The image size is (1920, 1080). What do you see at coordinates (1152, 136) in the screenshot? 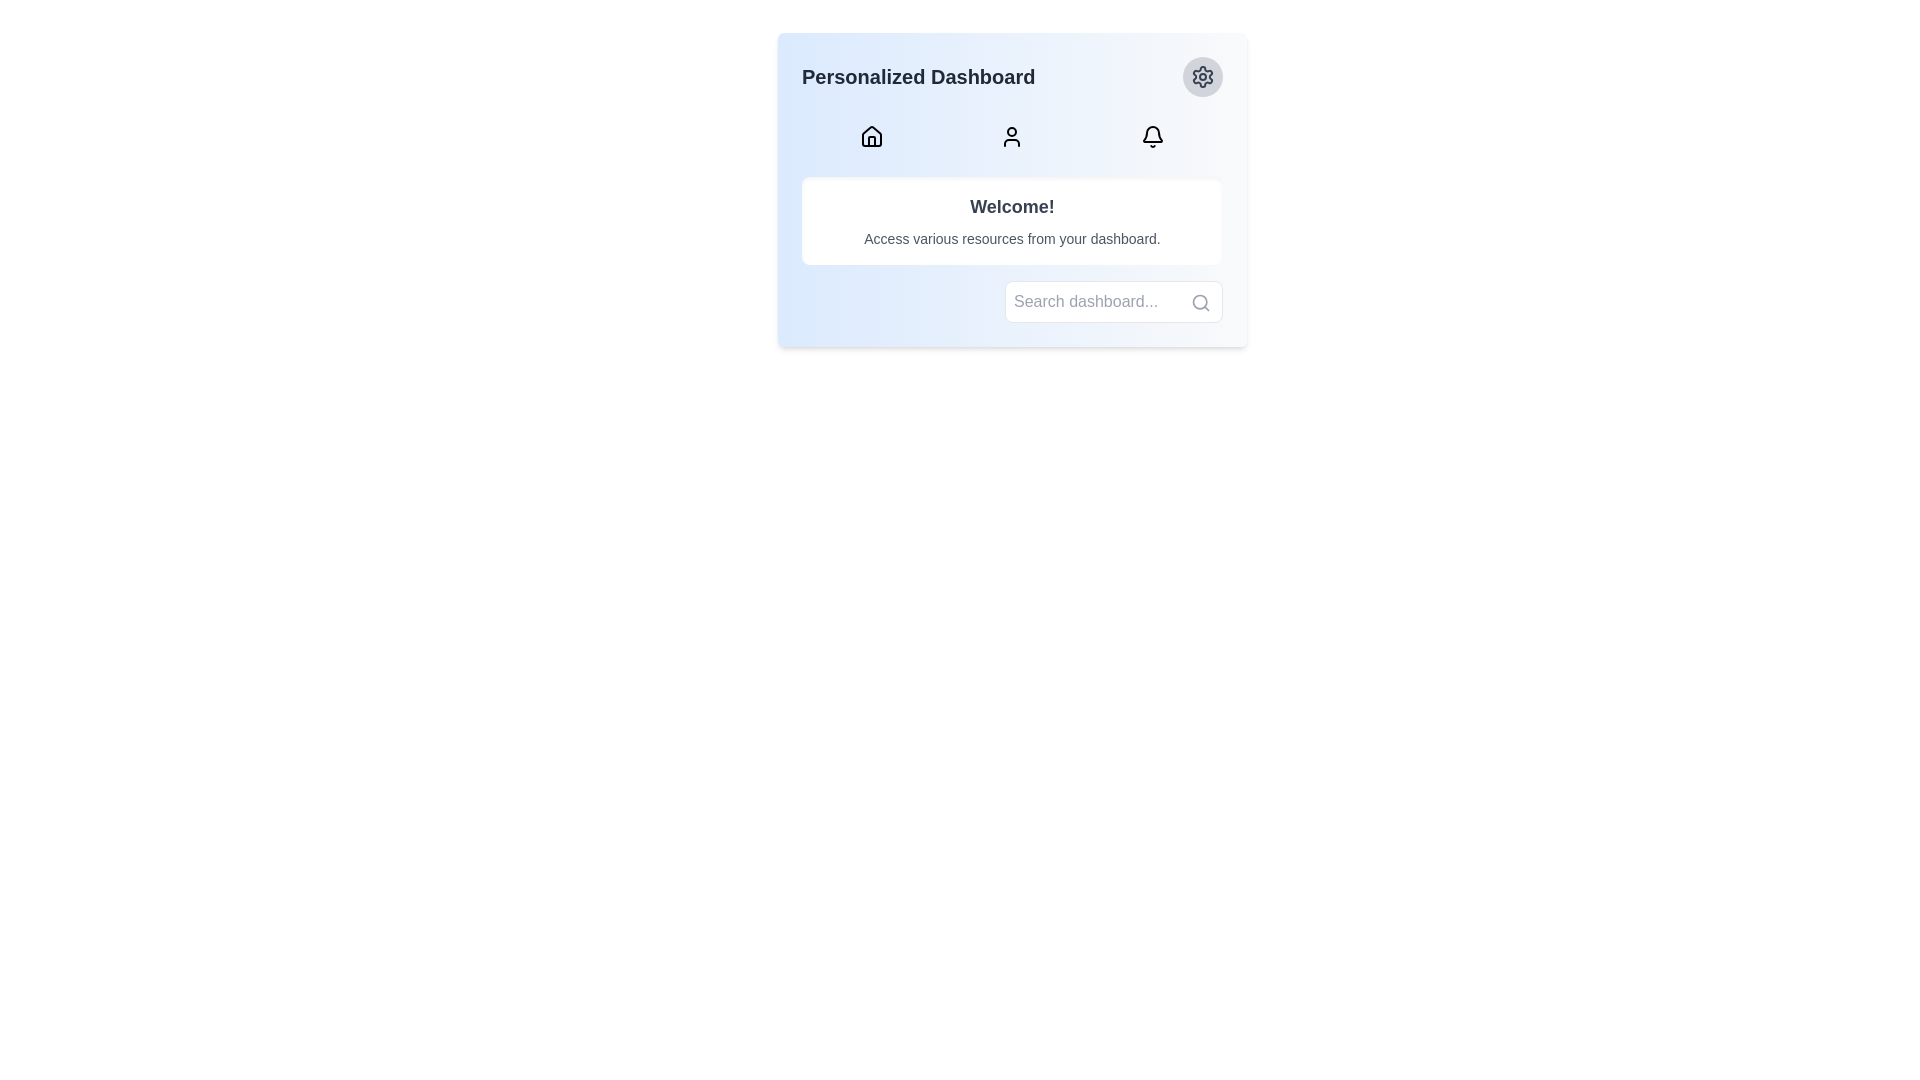
I see `the minimalist bell icon button located at the top-right corner of the dashboard interface` at bounding box center [1152, 136].